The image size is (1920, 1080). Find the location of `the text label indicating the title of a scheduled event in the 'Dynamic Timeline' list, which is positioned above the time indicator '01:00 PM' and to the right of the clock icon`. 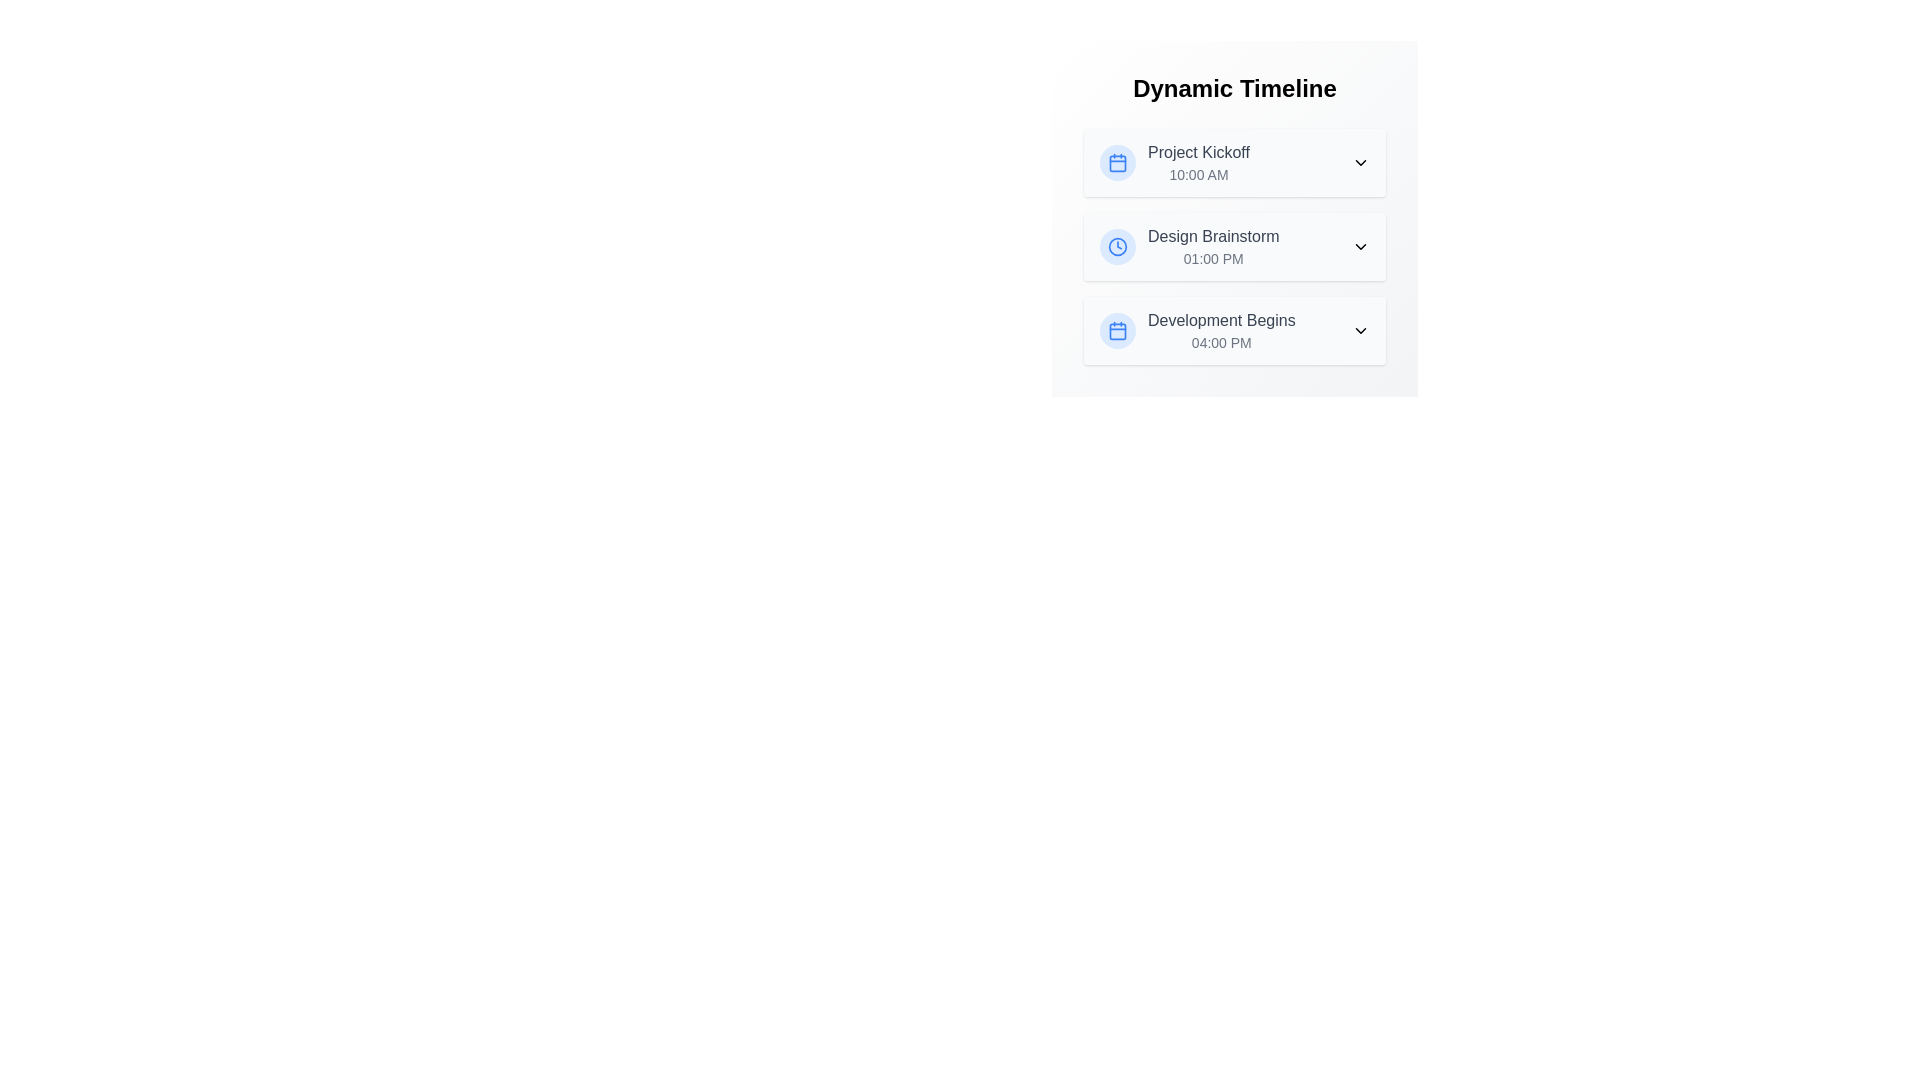

the text label indicating the title of a scheduled event in the 'Dynamic Timeline' list, which is positioned above the time indicator '01:00 PM' and to the right of the clock icon is located at coordinates (1212, 235).